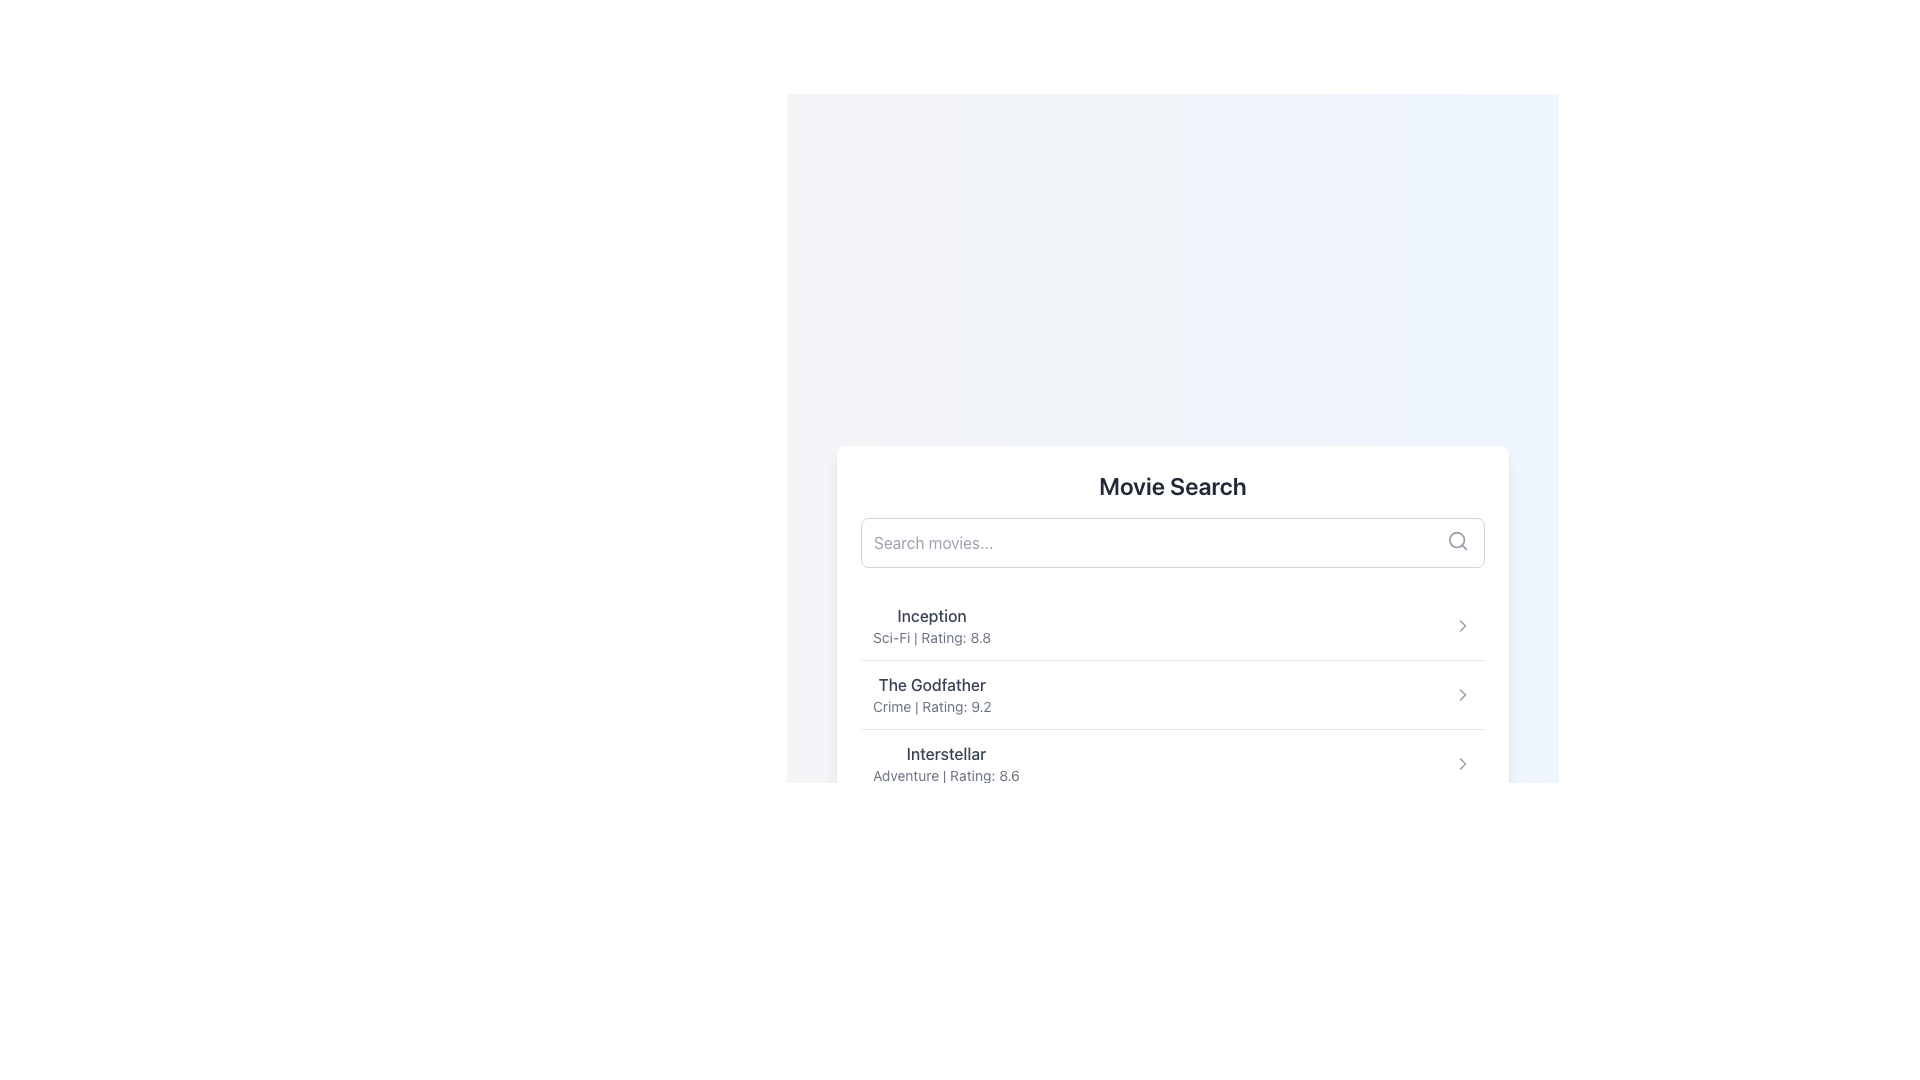 This screenshot has width=1920, height=1080. I want to click on to select the movie entry titled 'Inception' with a rating of 8.8 from the selectable list, so click(1172, 624).